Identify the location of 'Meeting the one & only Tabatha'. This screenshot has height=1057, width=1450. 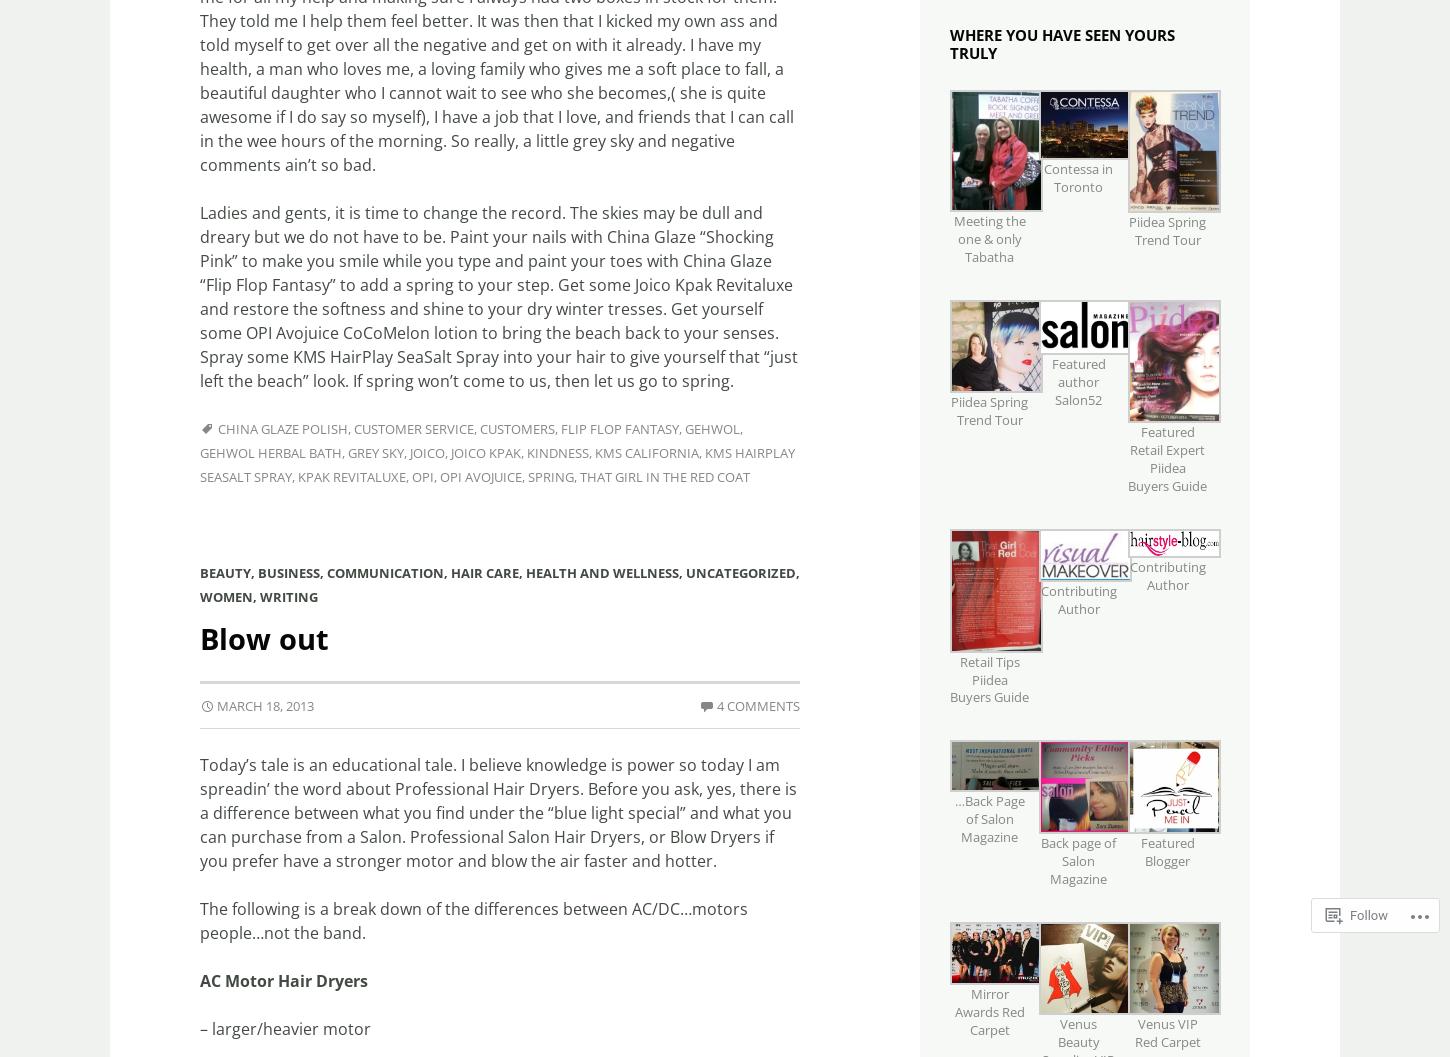
(989, 237).